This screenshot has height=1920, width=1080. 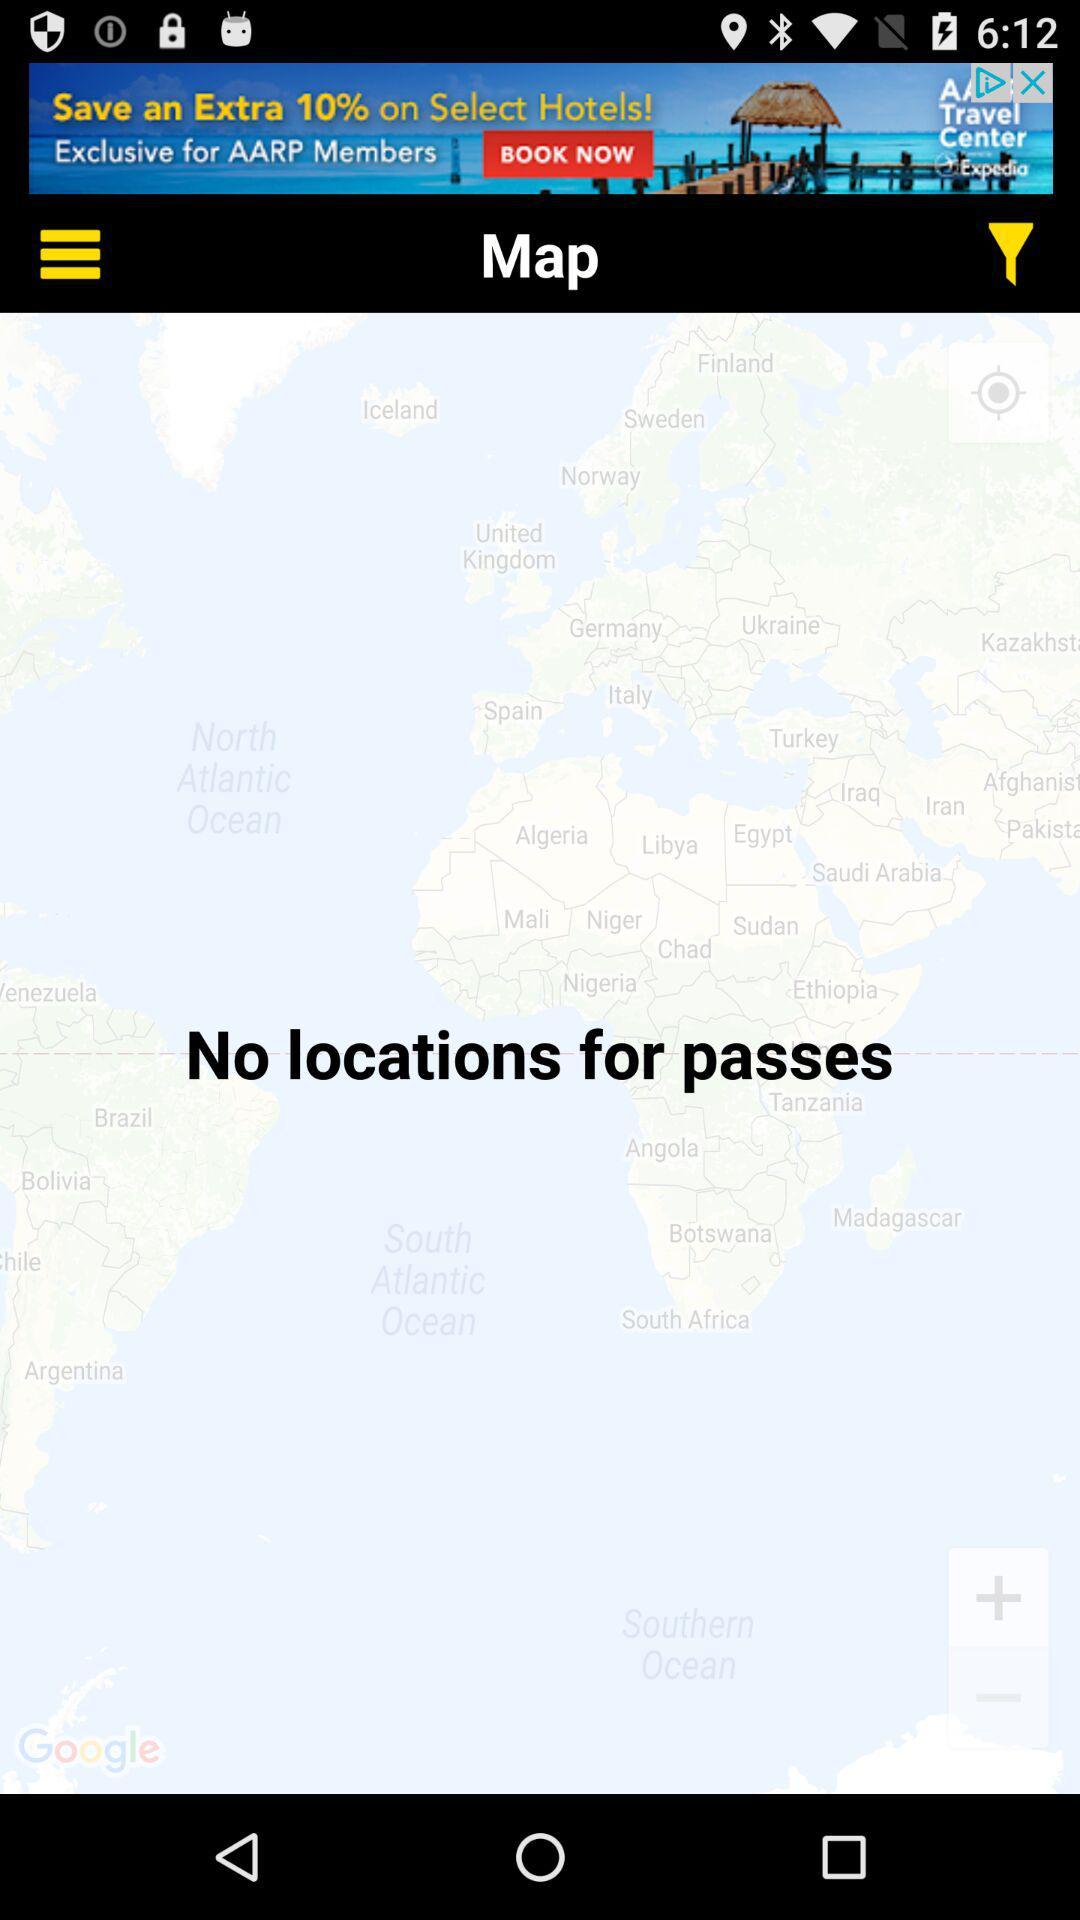 I want to click on the minus icon, so click(x=998, y=1820).